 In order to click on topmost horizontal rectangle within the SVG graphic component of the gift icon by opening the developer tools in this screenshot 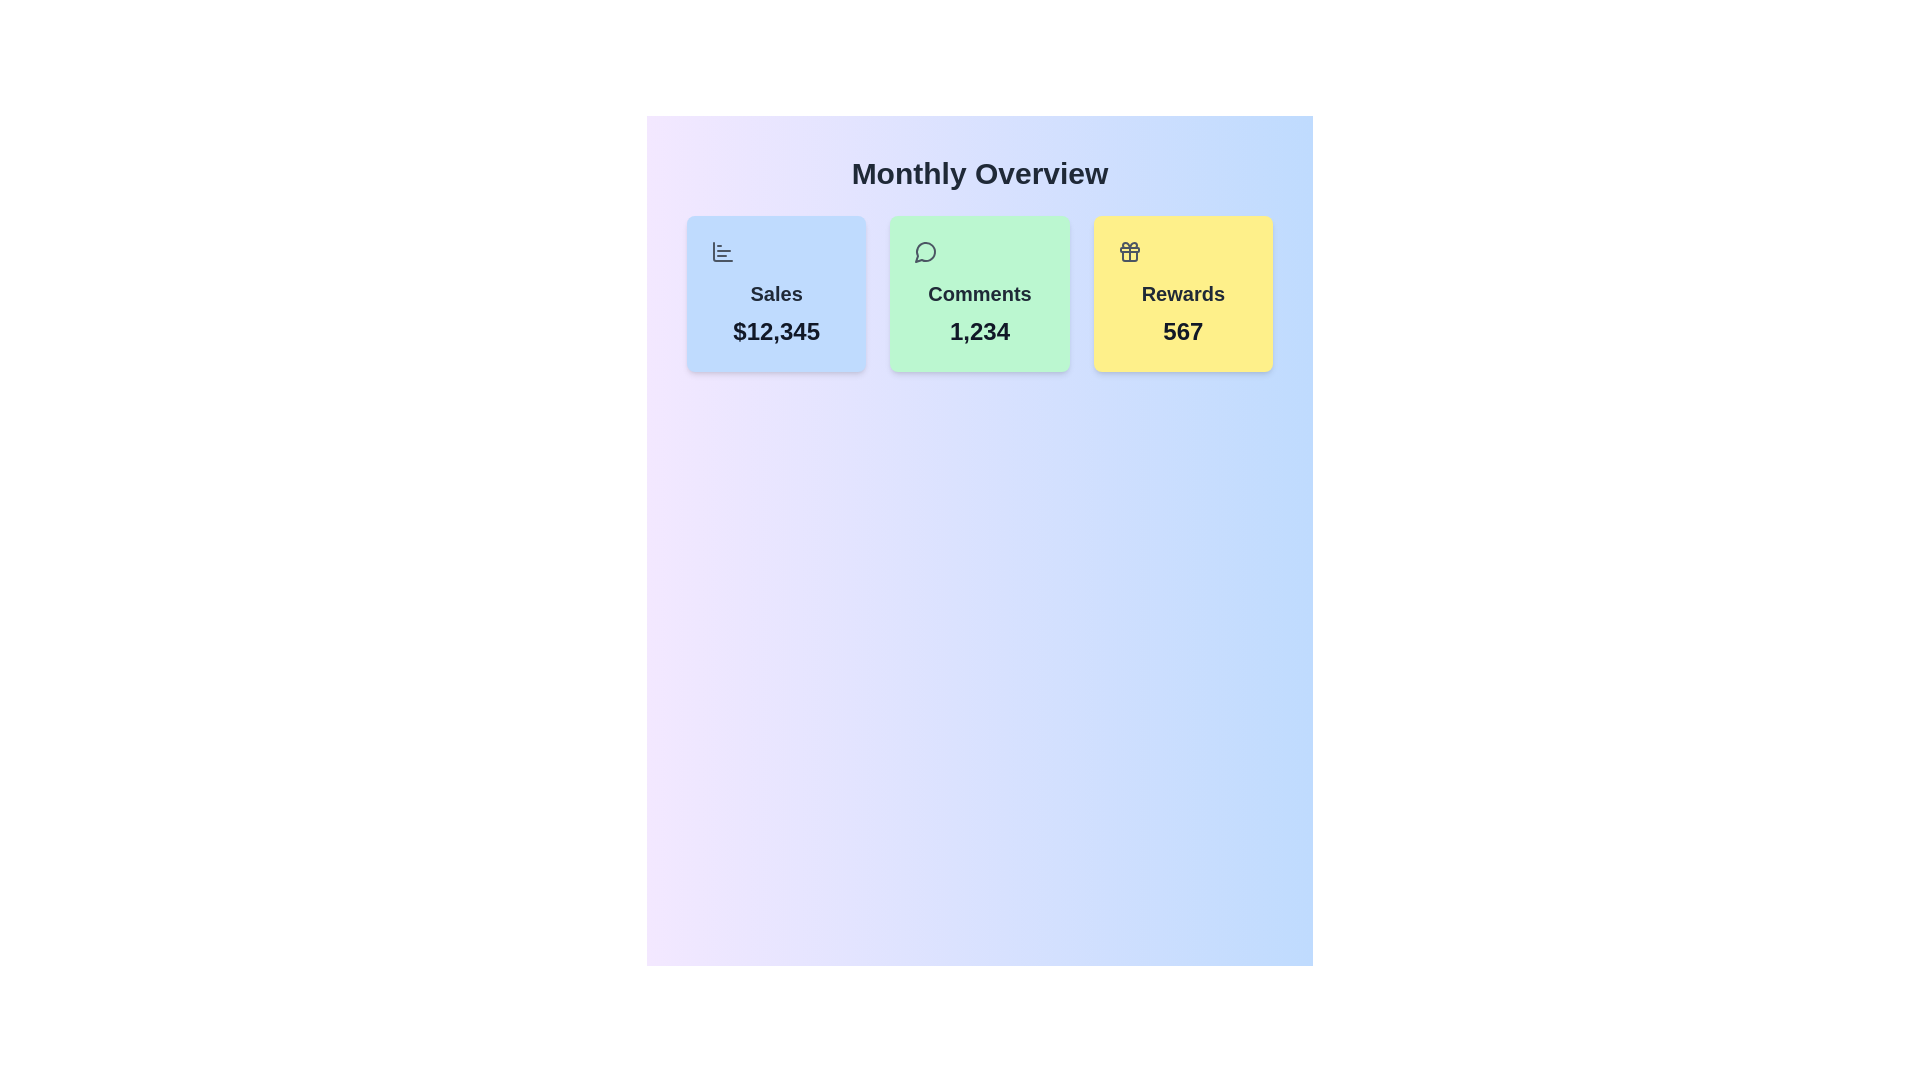, I will do `click(1129, 249)`.